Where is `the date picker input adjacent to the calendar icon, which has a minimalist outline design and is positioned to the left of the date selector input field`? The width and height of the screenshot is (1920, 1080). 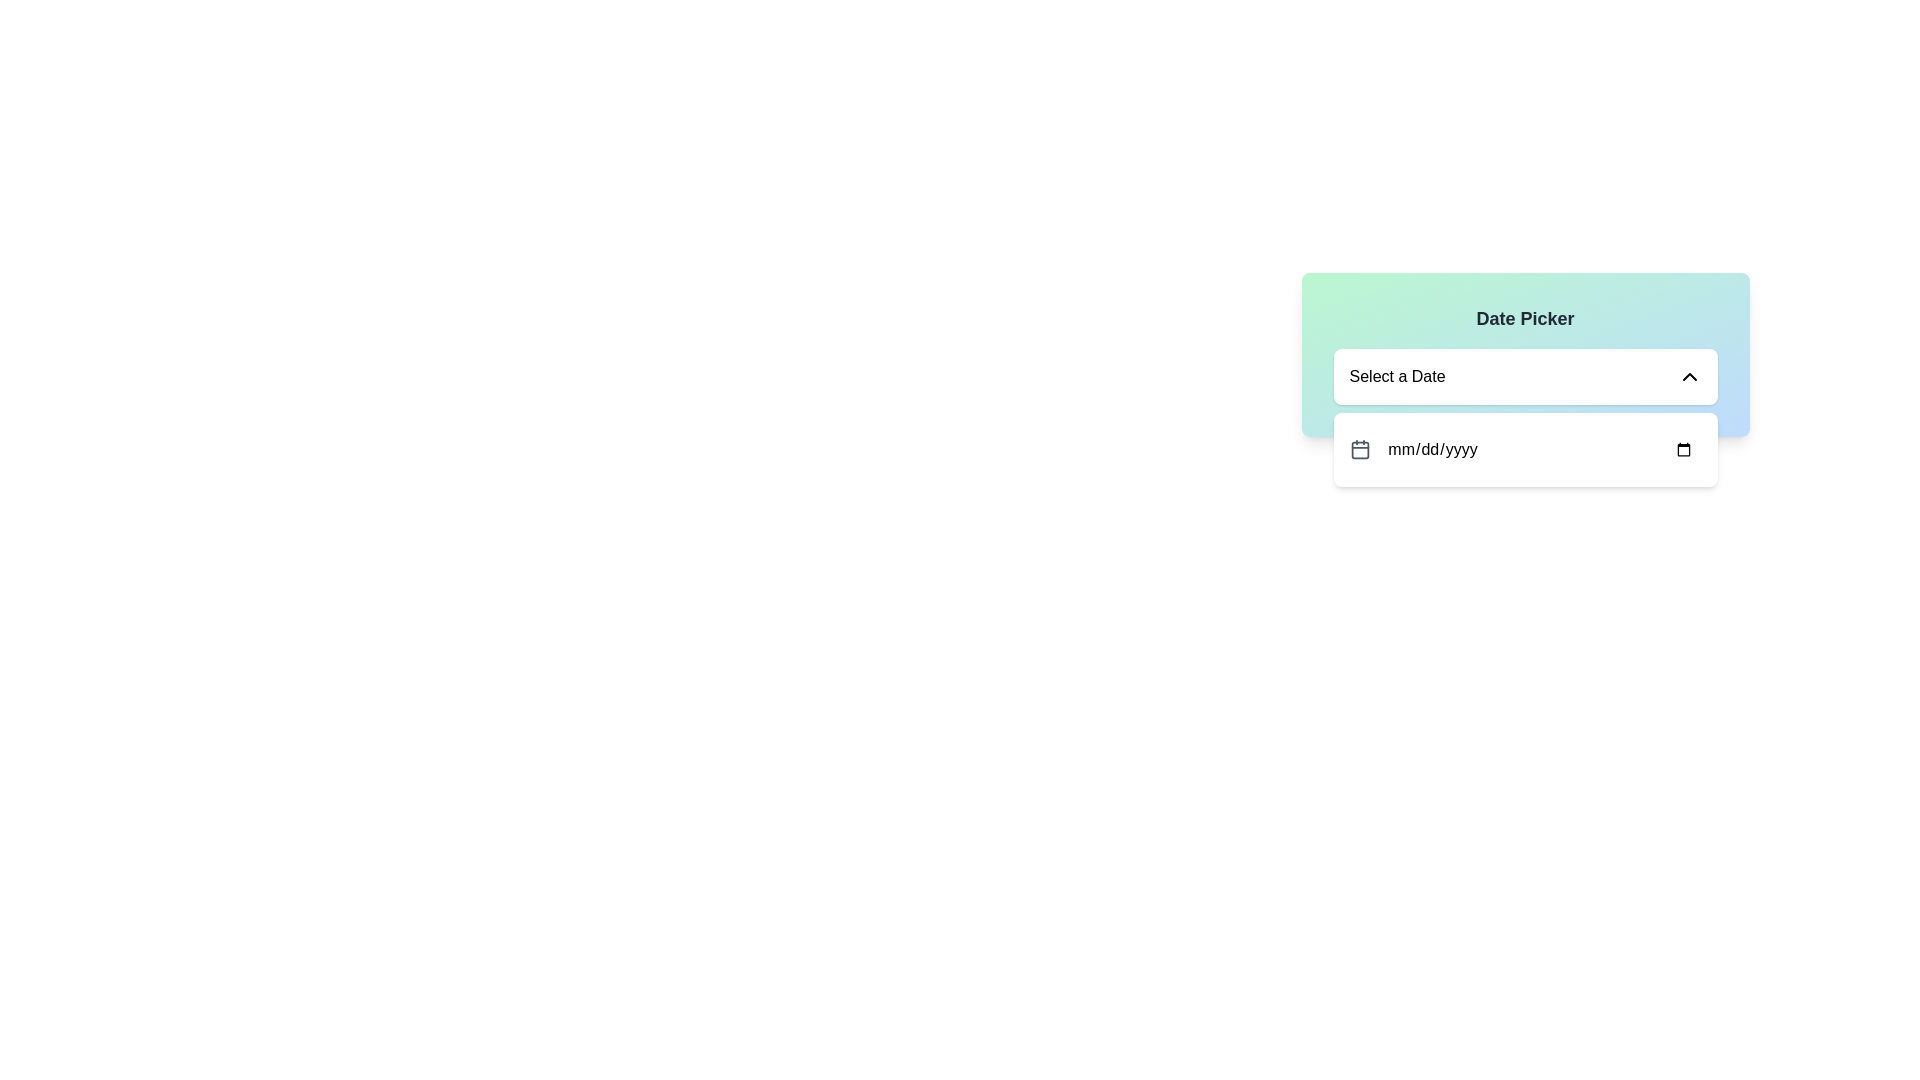 the date picker input adjacent to the calendar icon, which has a minimalist outline design and is positioned to the left of the date selector input field is located at coordinates (1359, 450).